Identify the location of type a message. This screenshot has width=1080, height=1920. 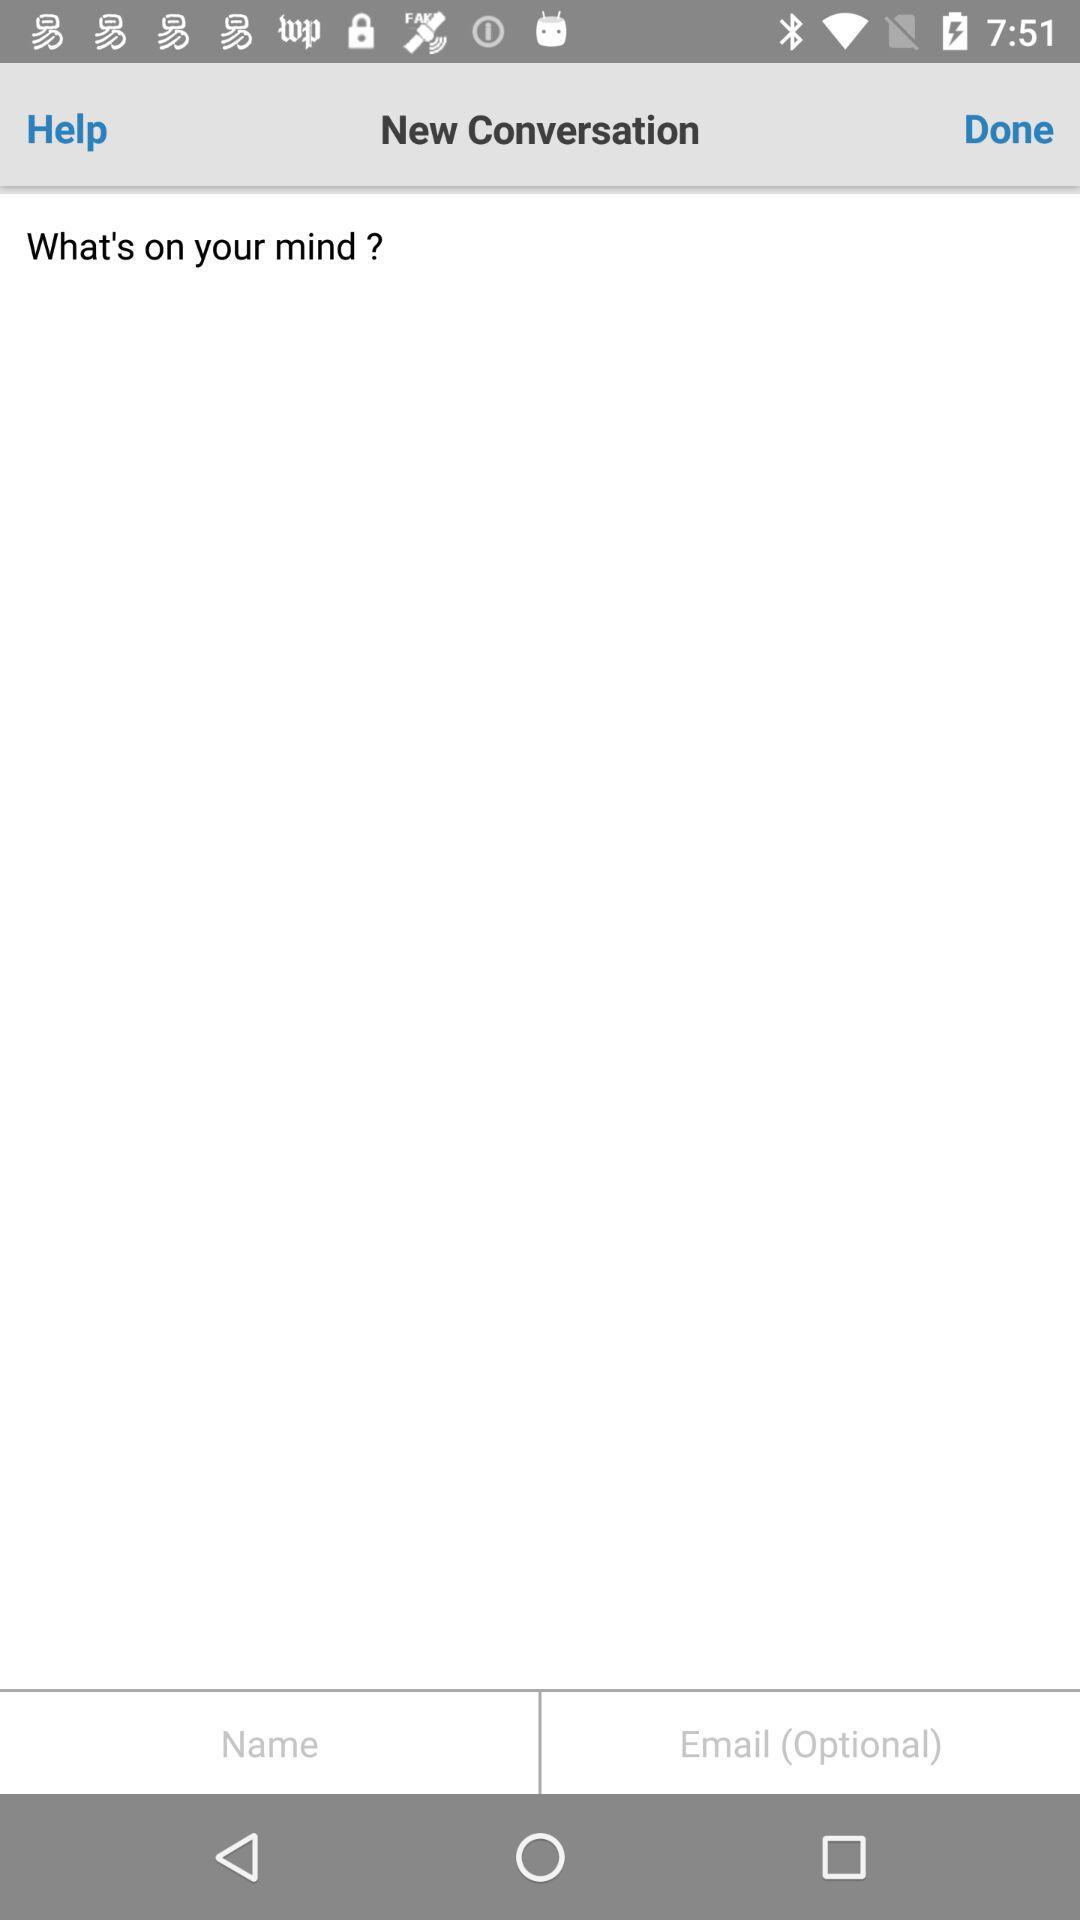
(540, 940).